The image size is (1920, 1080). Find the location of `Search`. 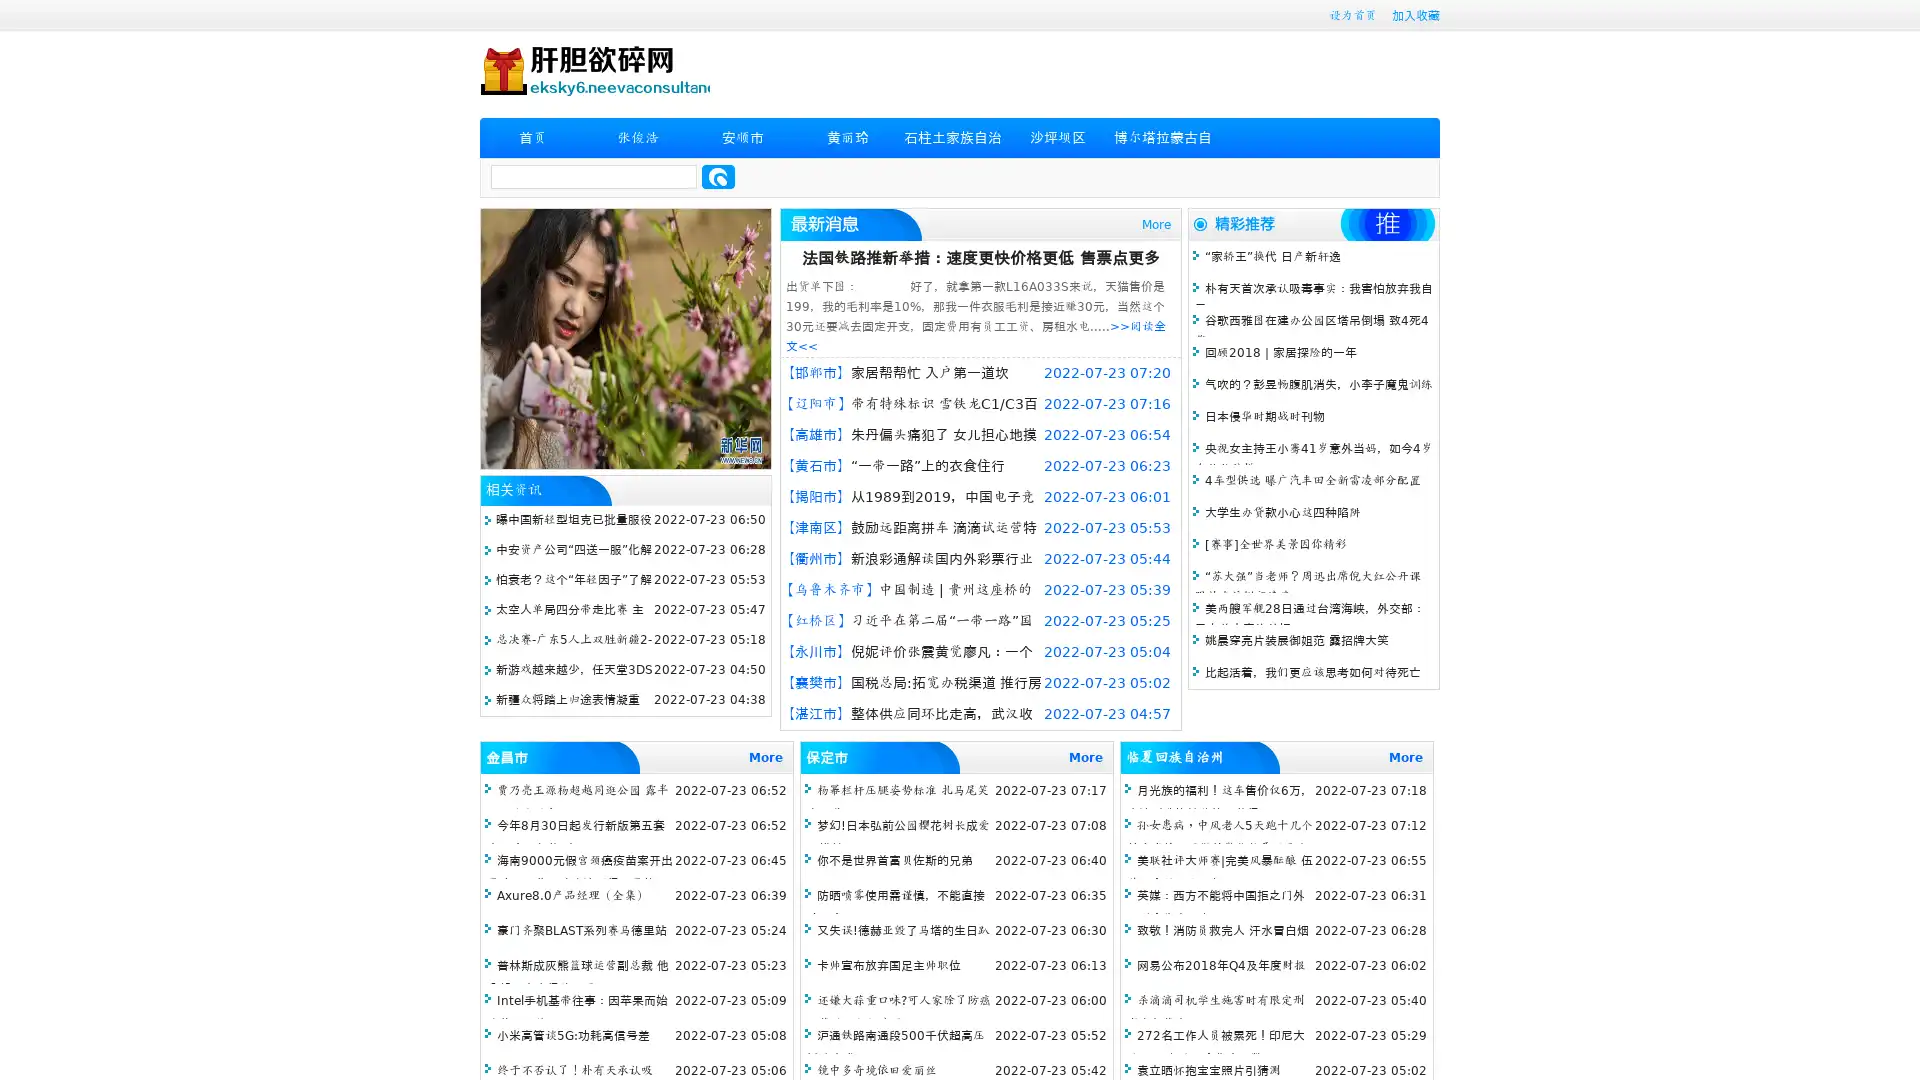

Search is located at coordinates (718, 176).